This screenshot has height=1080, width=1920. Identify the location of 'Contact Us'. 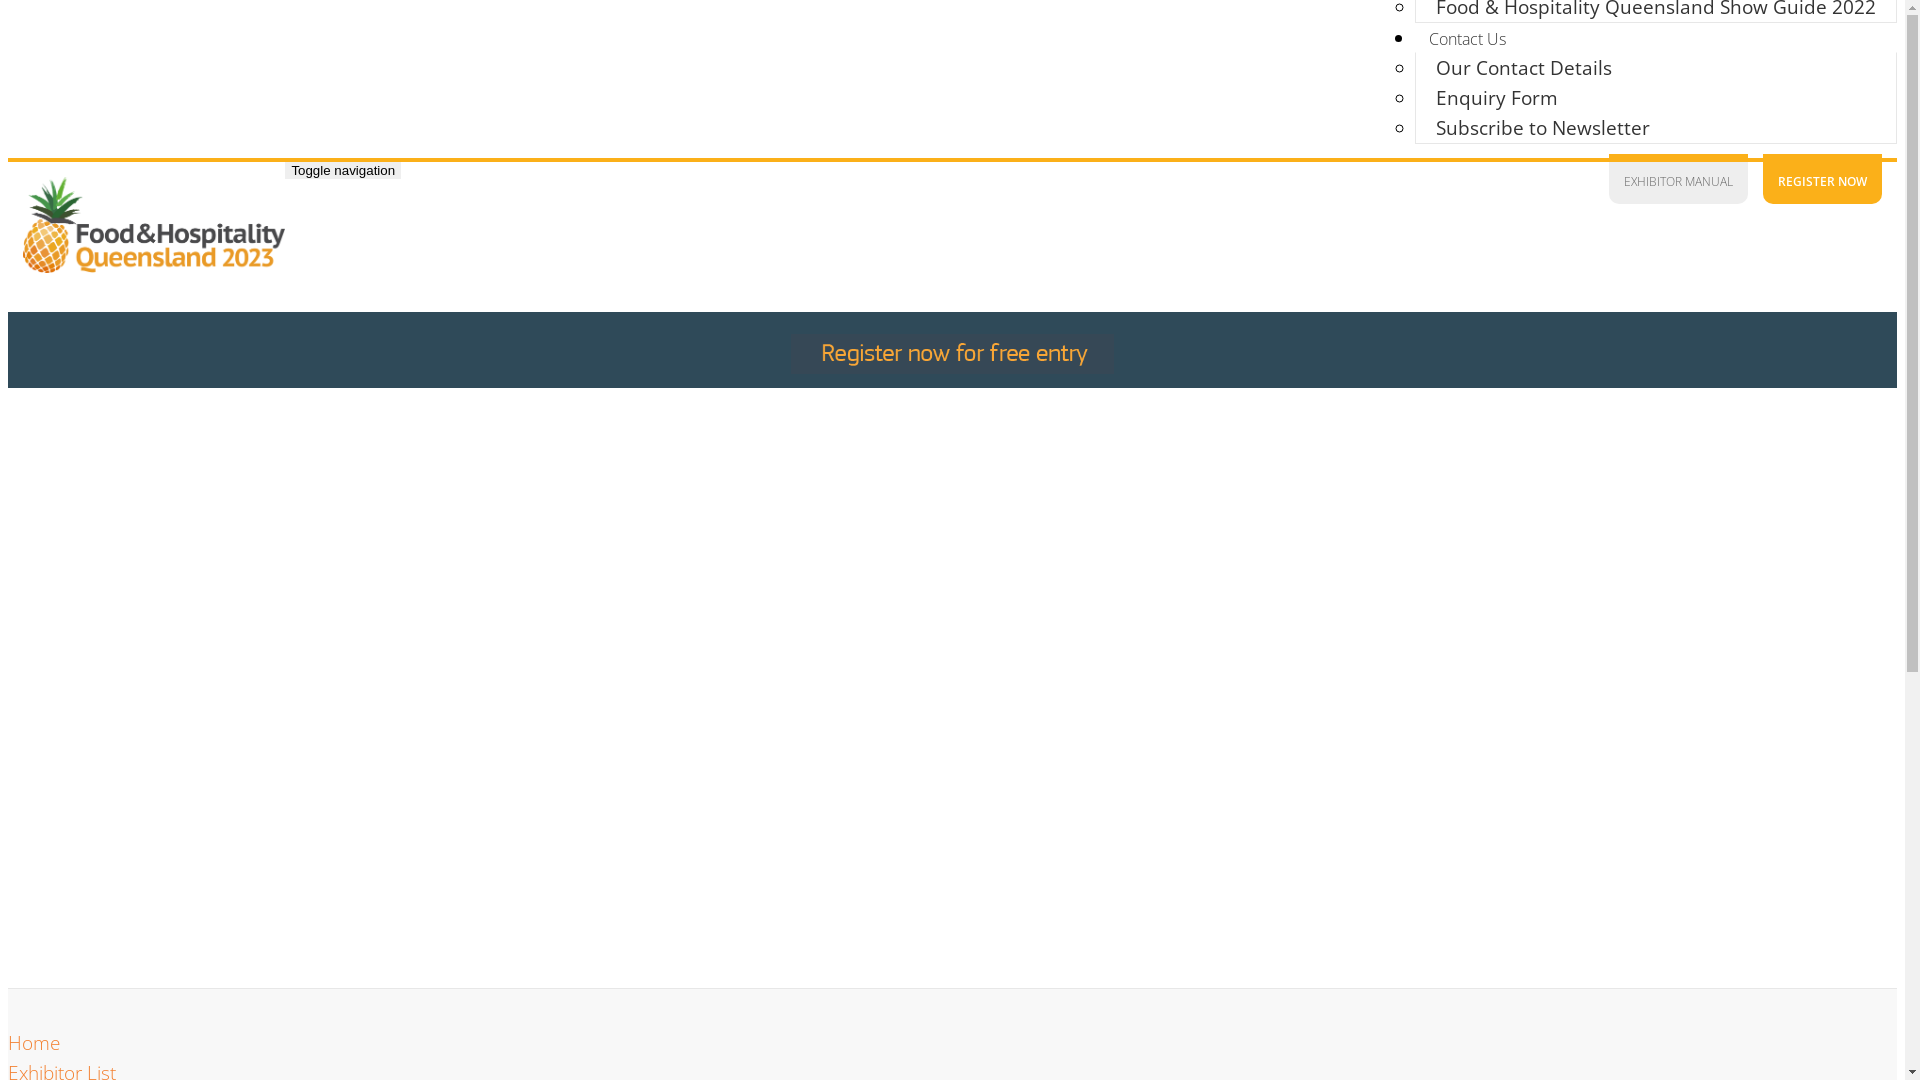
(1467, 38).